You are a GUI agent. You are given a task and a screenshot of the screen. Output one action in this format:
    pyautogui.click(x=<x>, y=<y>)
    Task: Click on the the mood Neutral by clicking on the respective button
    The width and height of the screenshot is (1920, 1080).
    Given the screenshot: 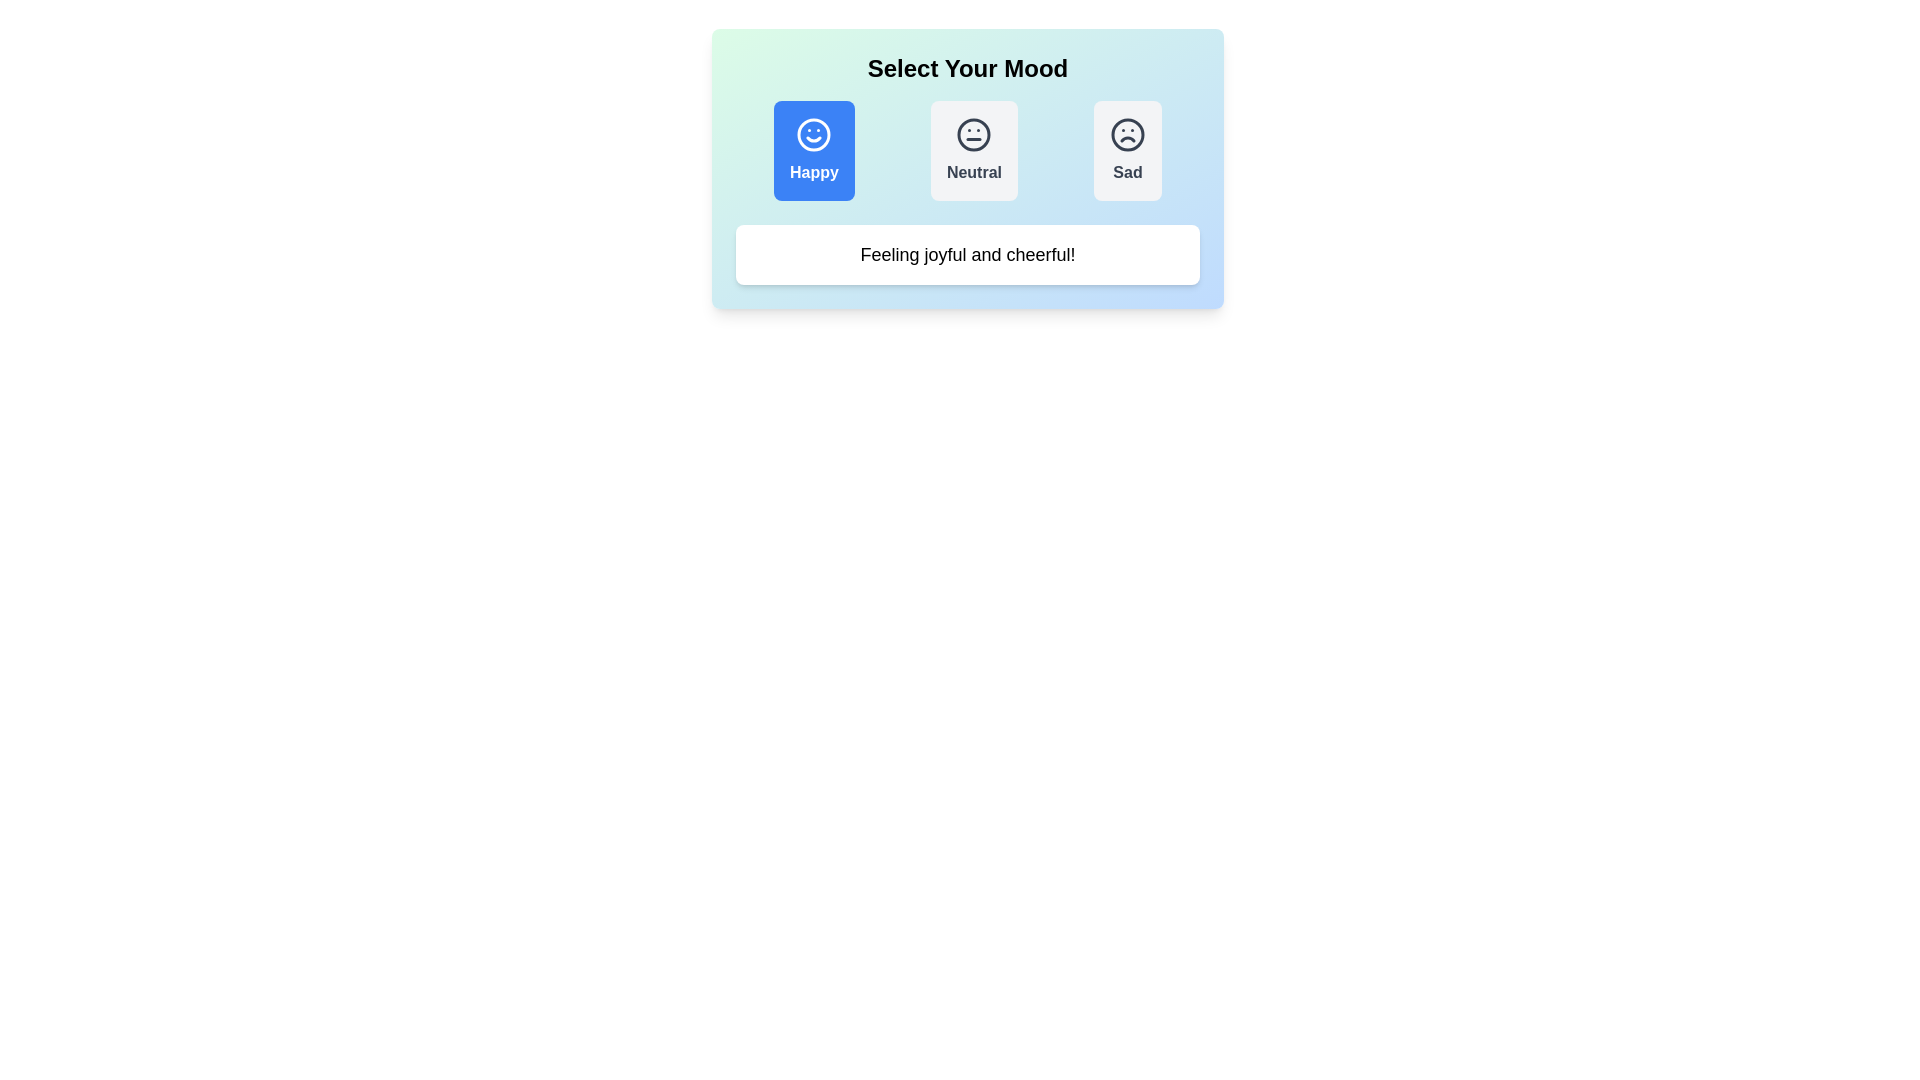 What is the action you would take?
    pyautogui.click(x=974, y=149)
    